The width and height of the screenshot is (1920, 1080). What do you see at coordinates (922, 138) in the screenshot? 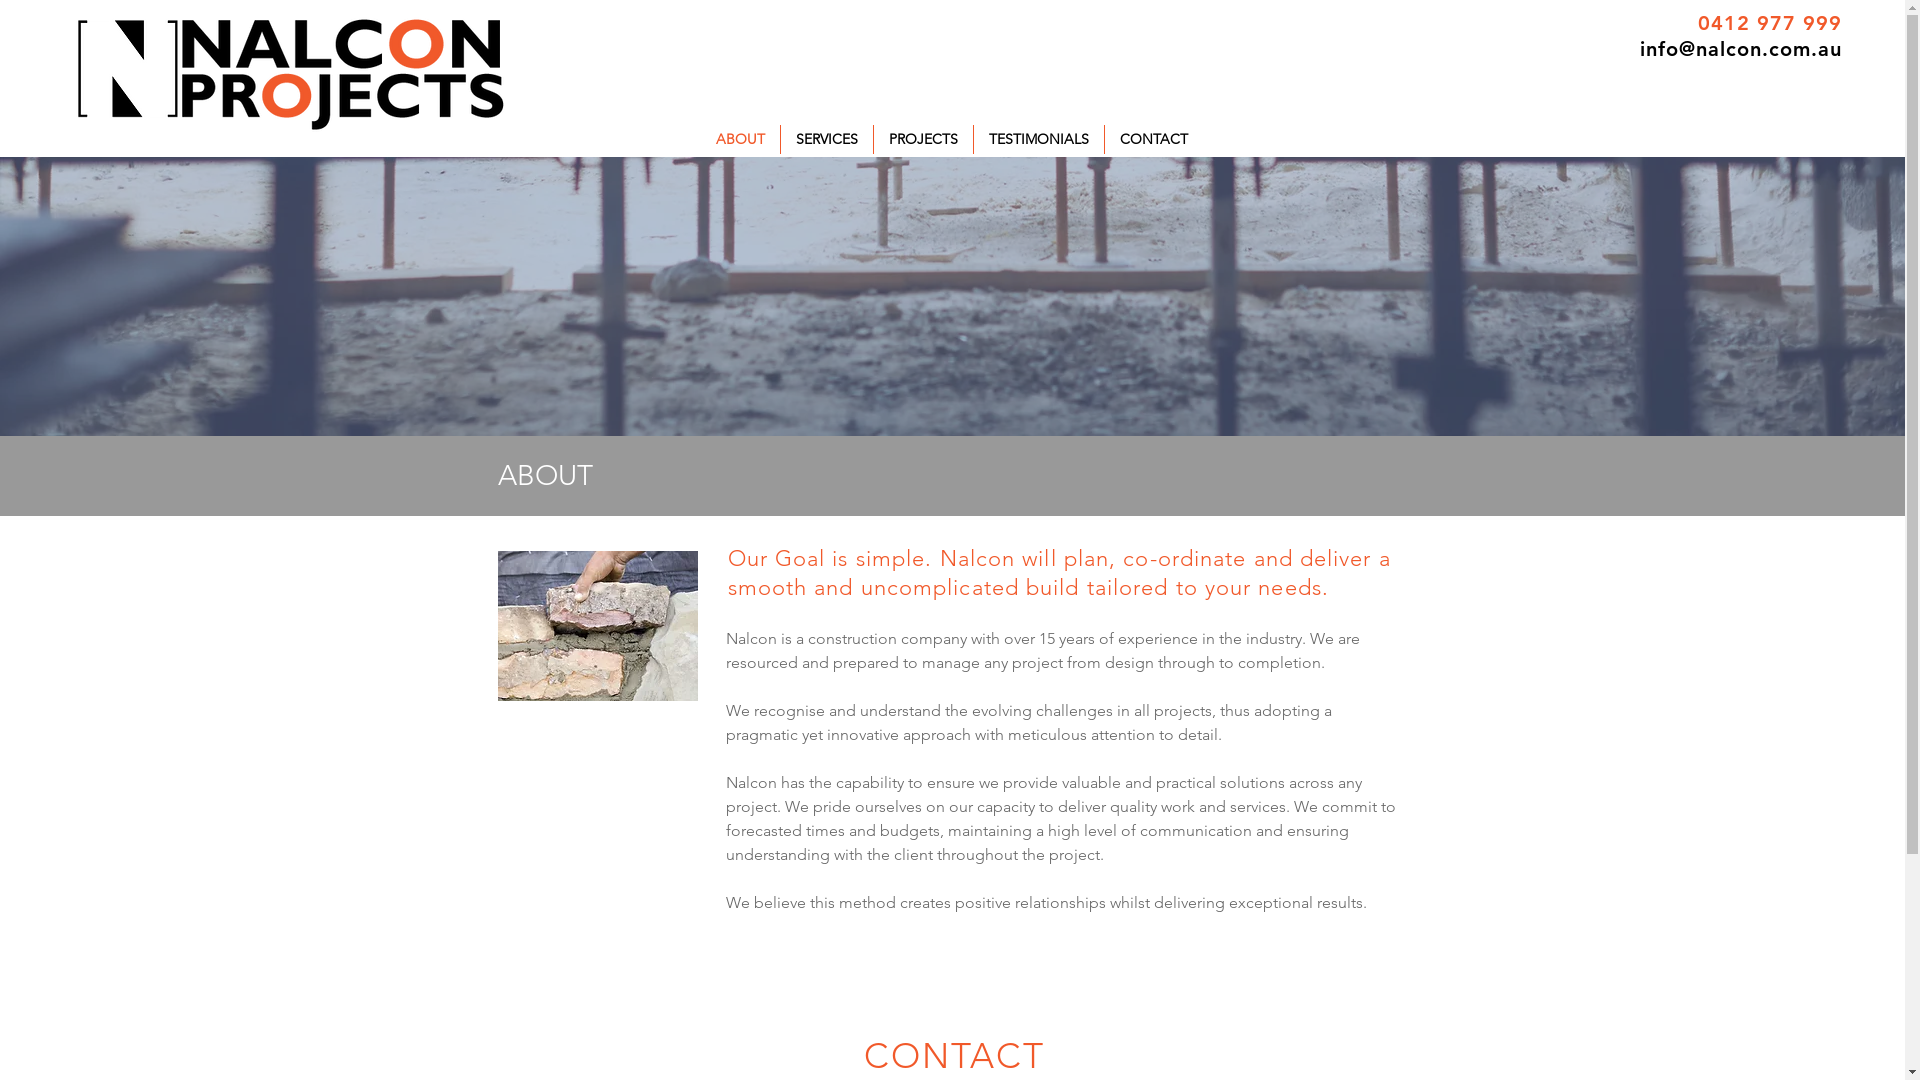
I see `'PROJECTS'` at bounding box center [922, 138].